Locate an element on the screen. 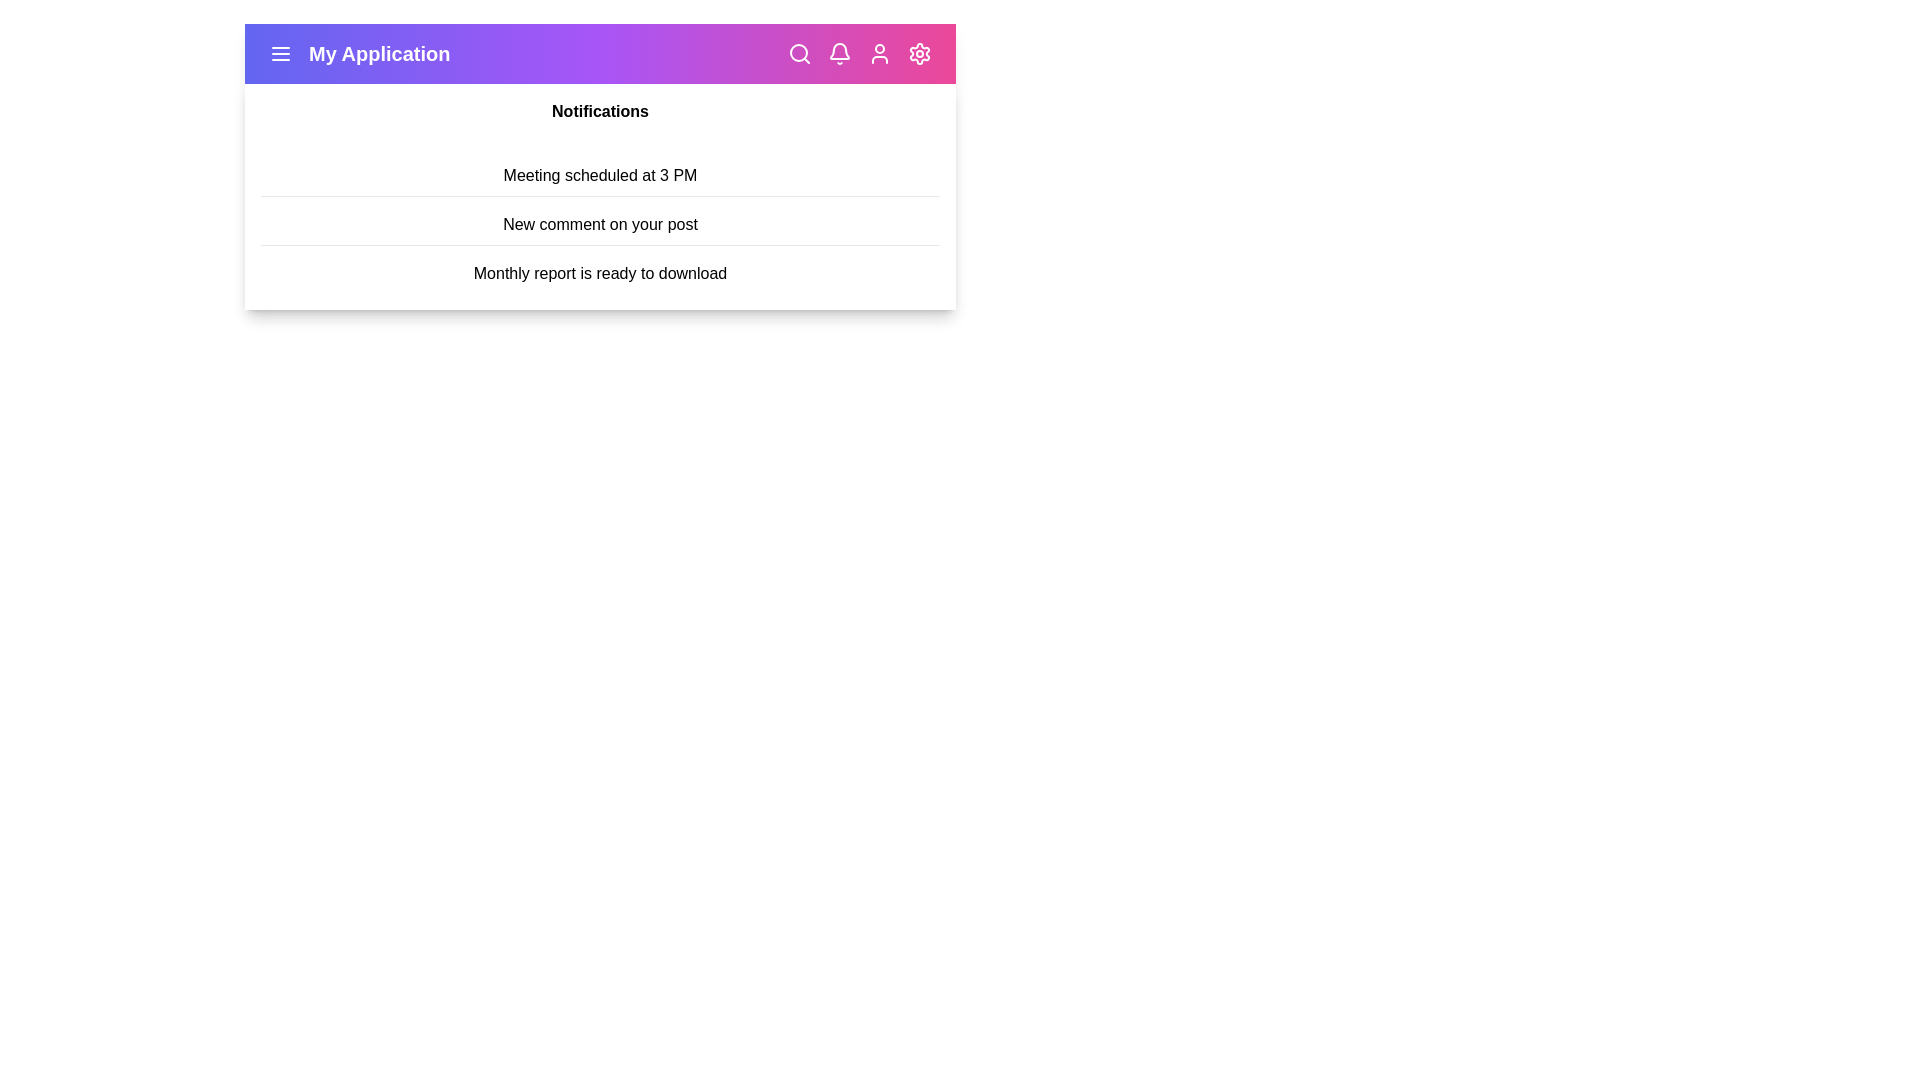  the application title to trigger potential actions is located at coordinates (379, 53).